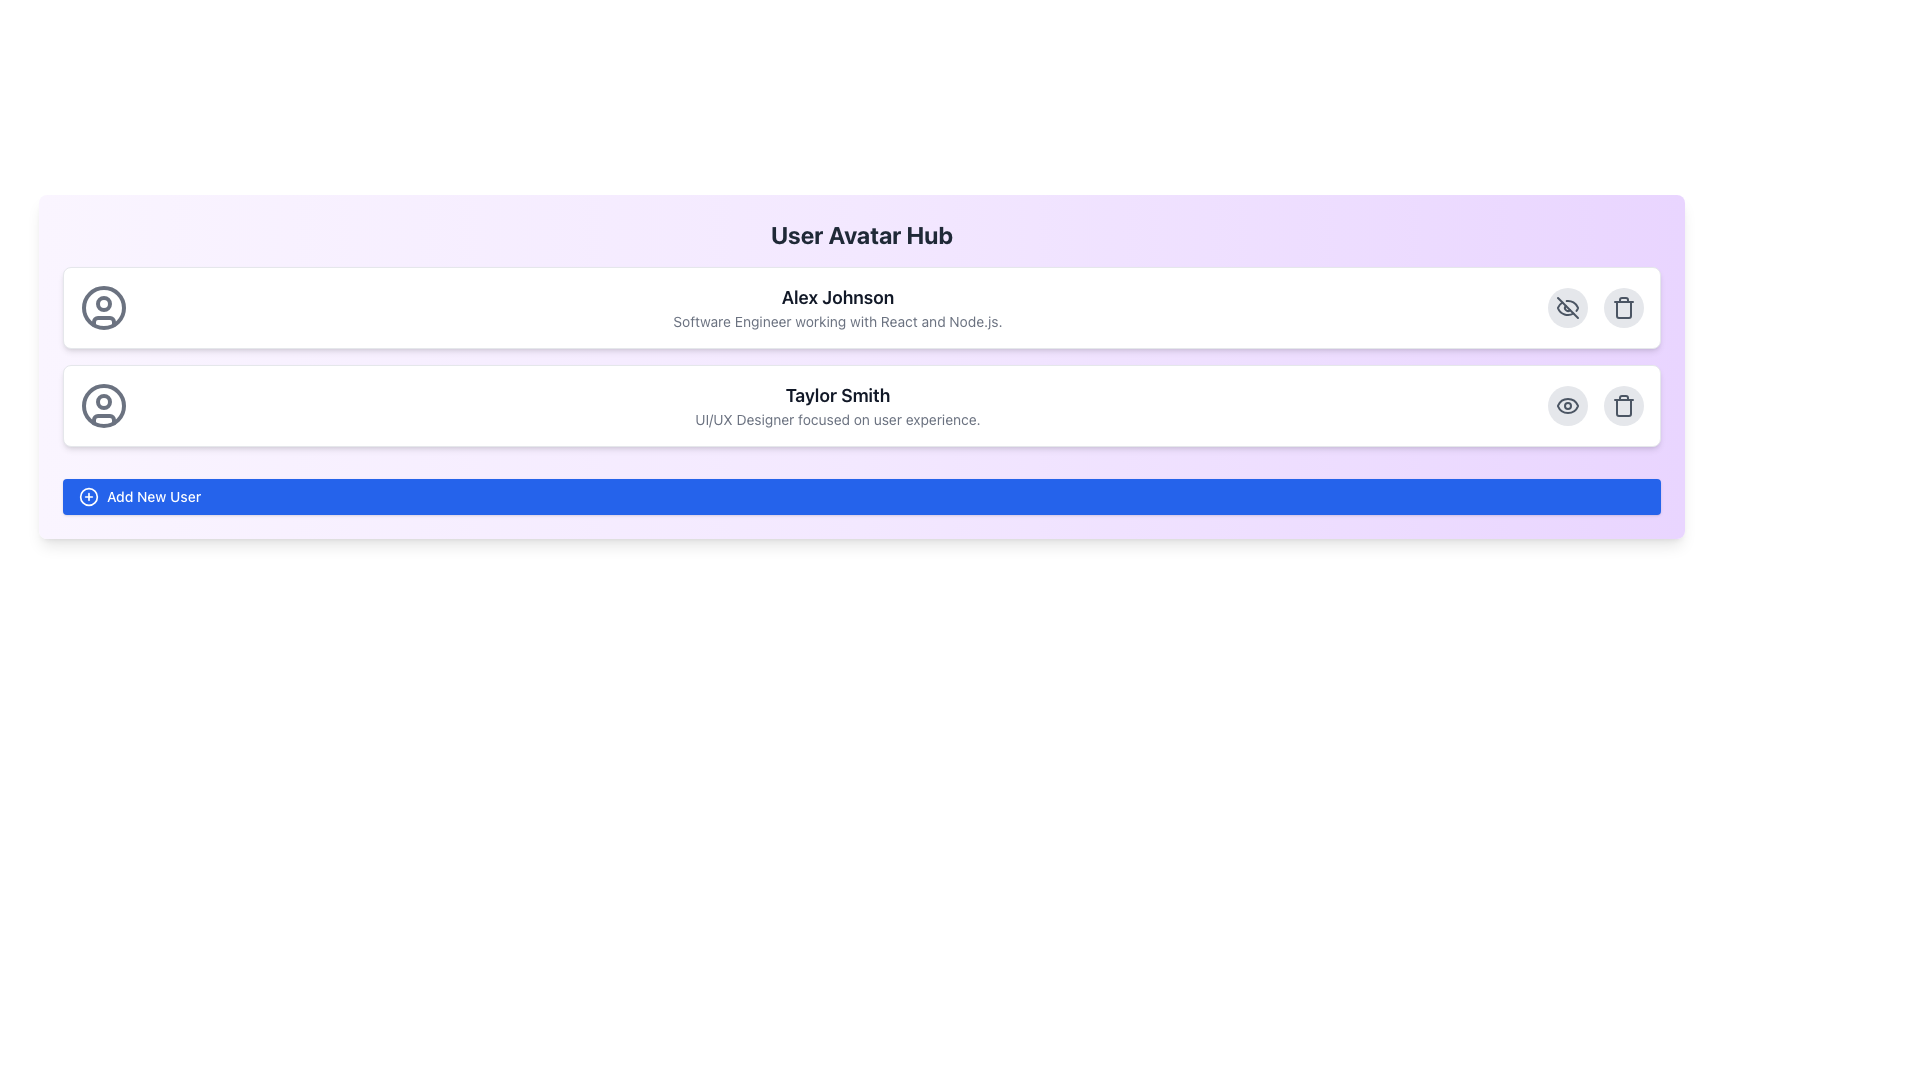 The image size is (1920, 1080). What do you see at coordinates (838, 419) in the screenshot?
I see `text label that states 'UI/UX Designer focused on user experience.' located under the name 'Taylor Smith'` at bounding box center [838, 419].